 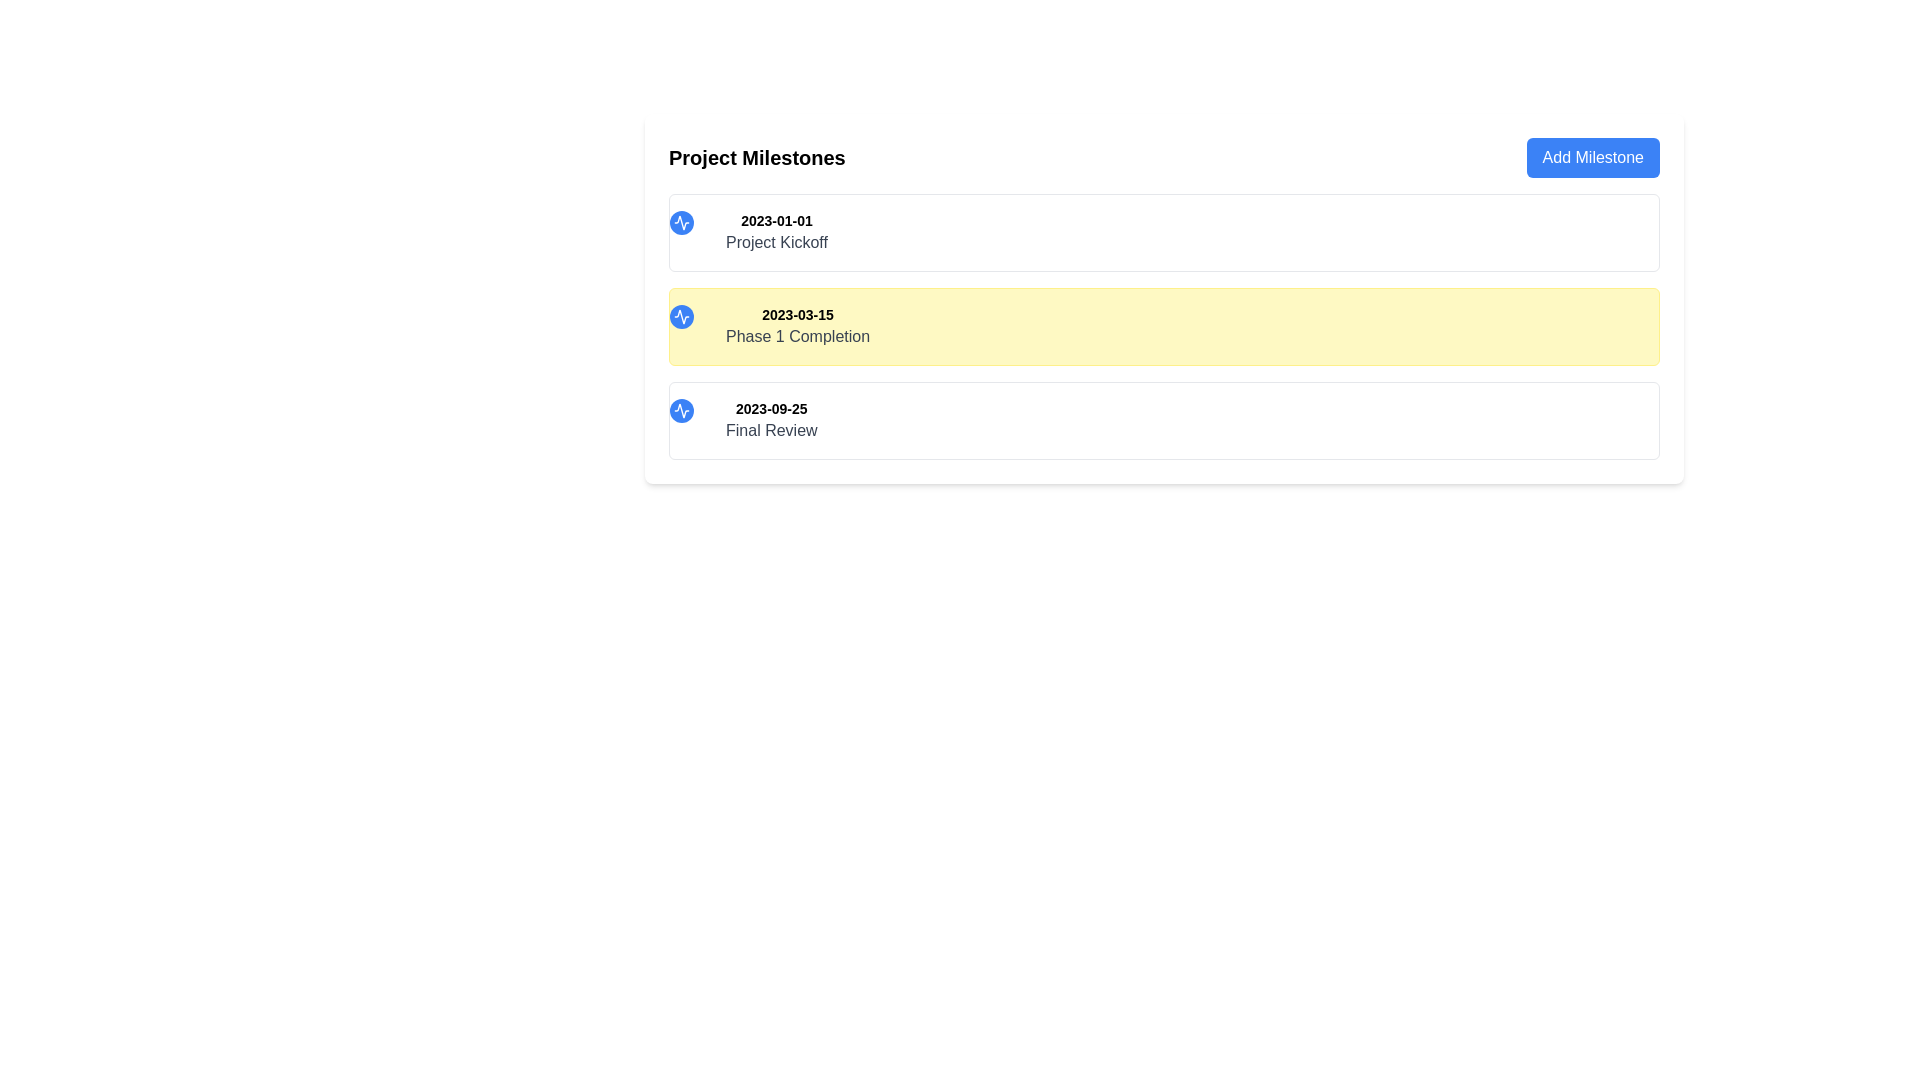 What do you see at coordinates (1164, 419) in the screenshot?
I see `the description of the third milestone marker located below 'Project Kickoff' and 'Phase 1 Completion' to see details` at bounding box center [1164, 419].